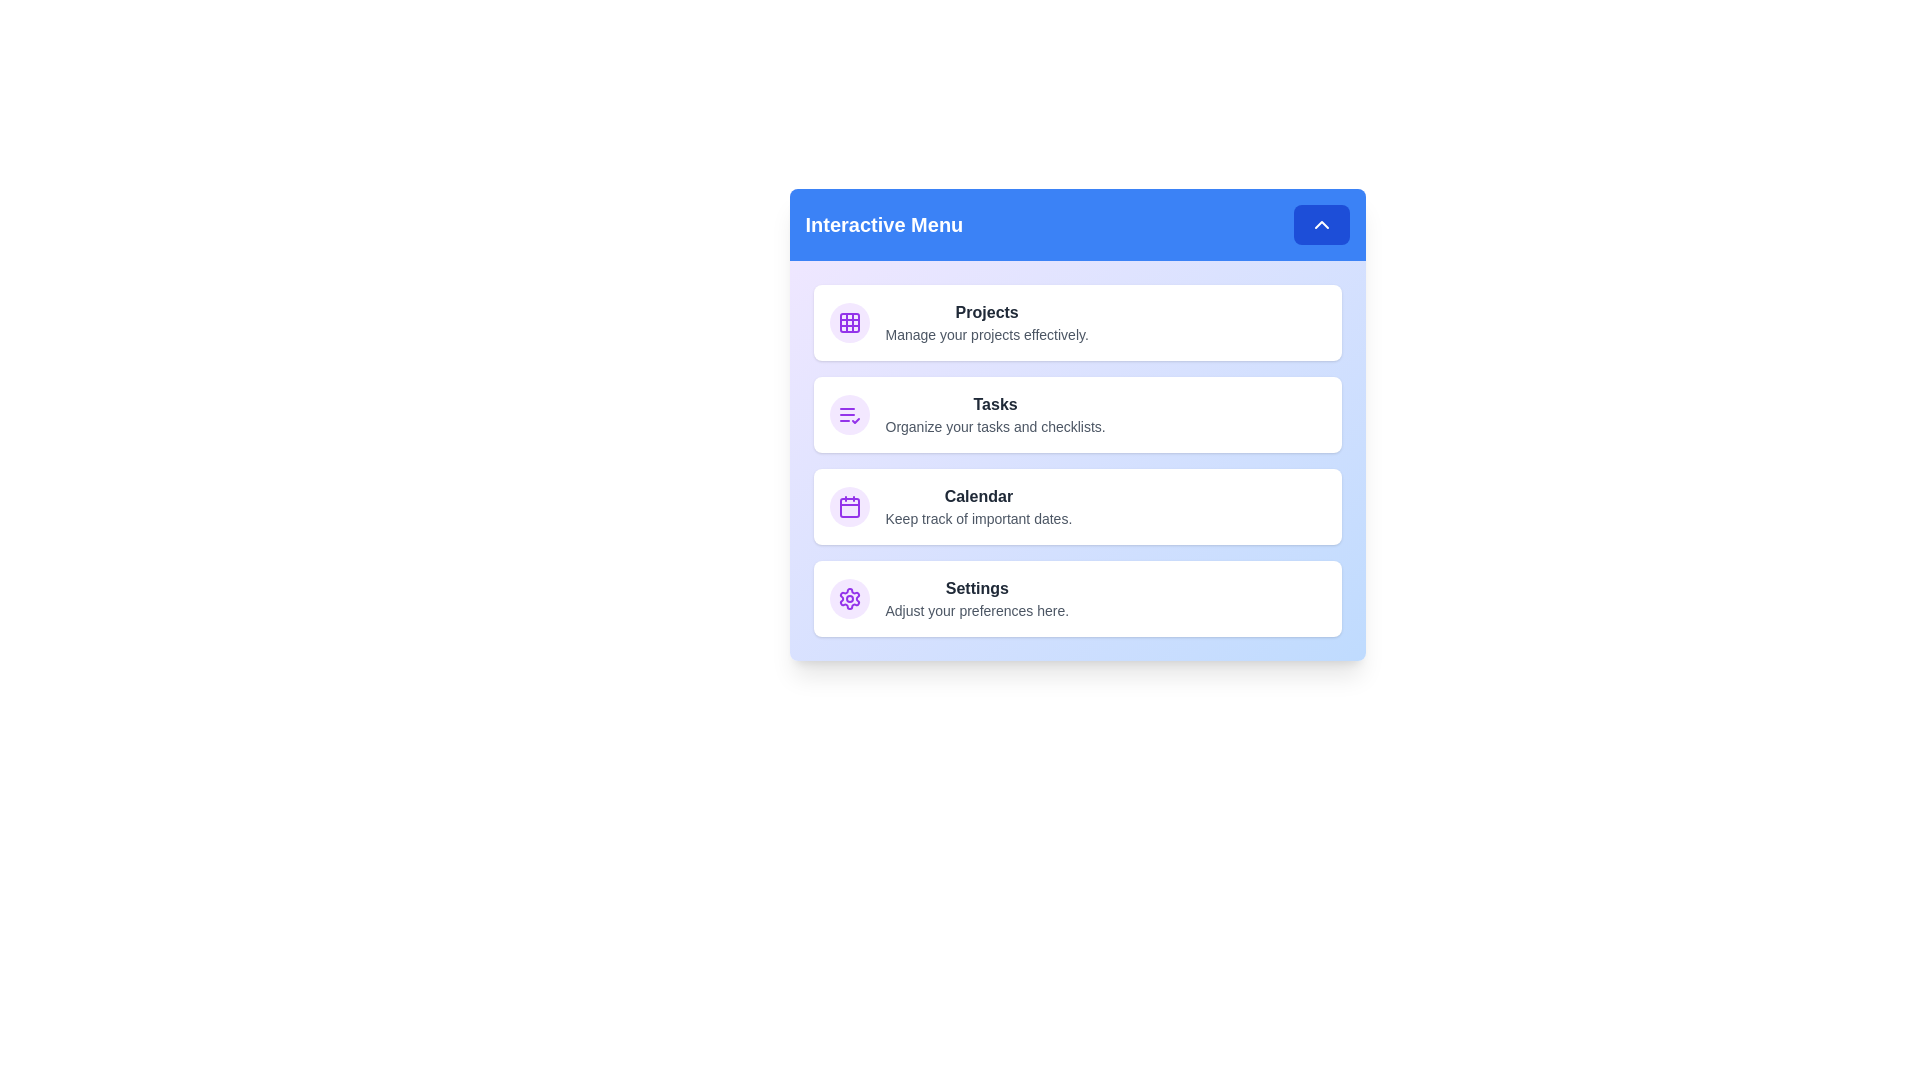 The image size is (1920, 1080). Describe the element at coordinates (1076, 322) in the screenshot. I see `the menu item Projects to display its hover state` at that location.